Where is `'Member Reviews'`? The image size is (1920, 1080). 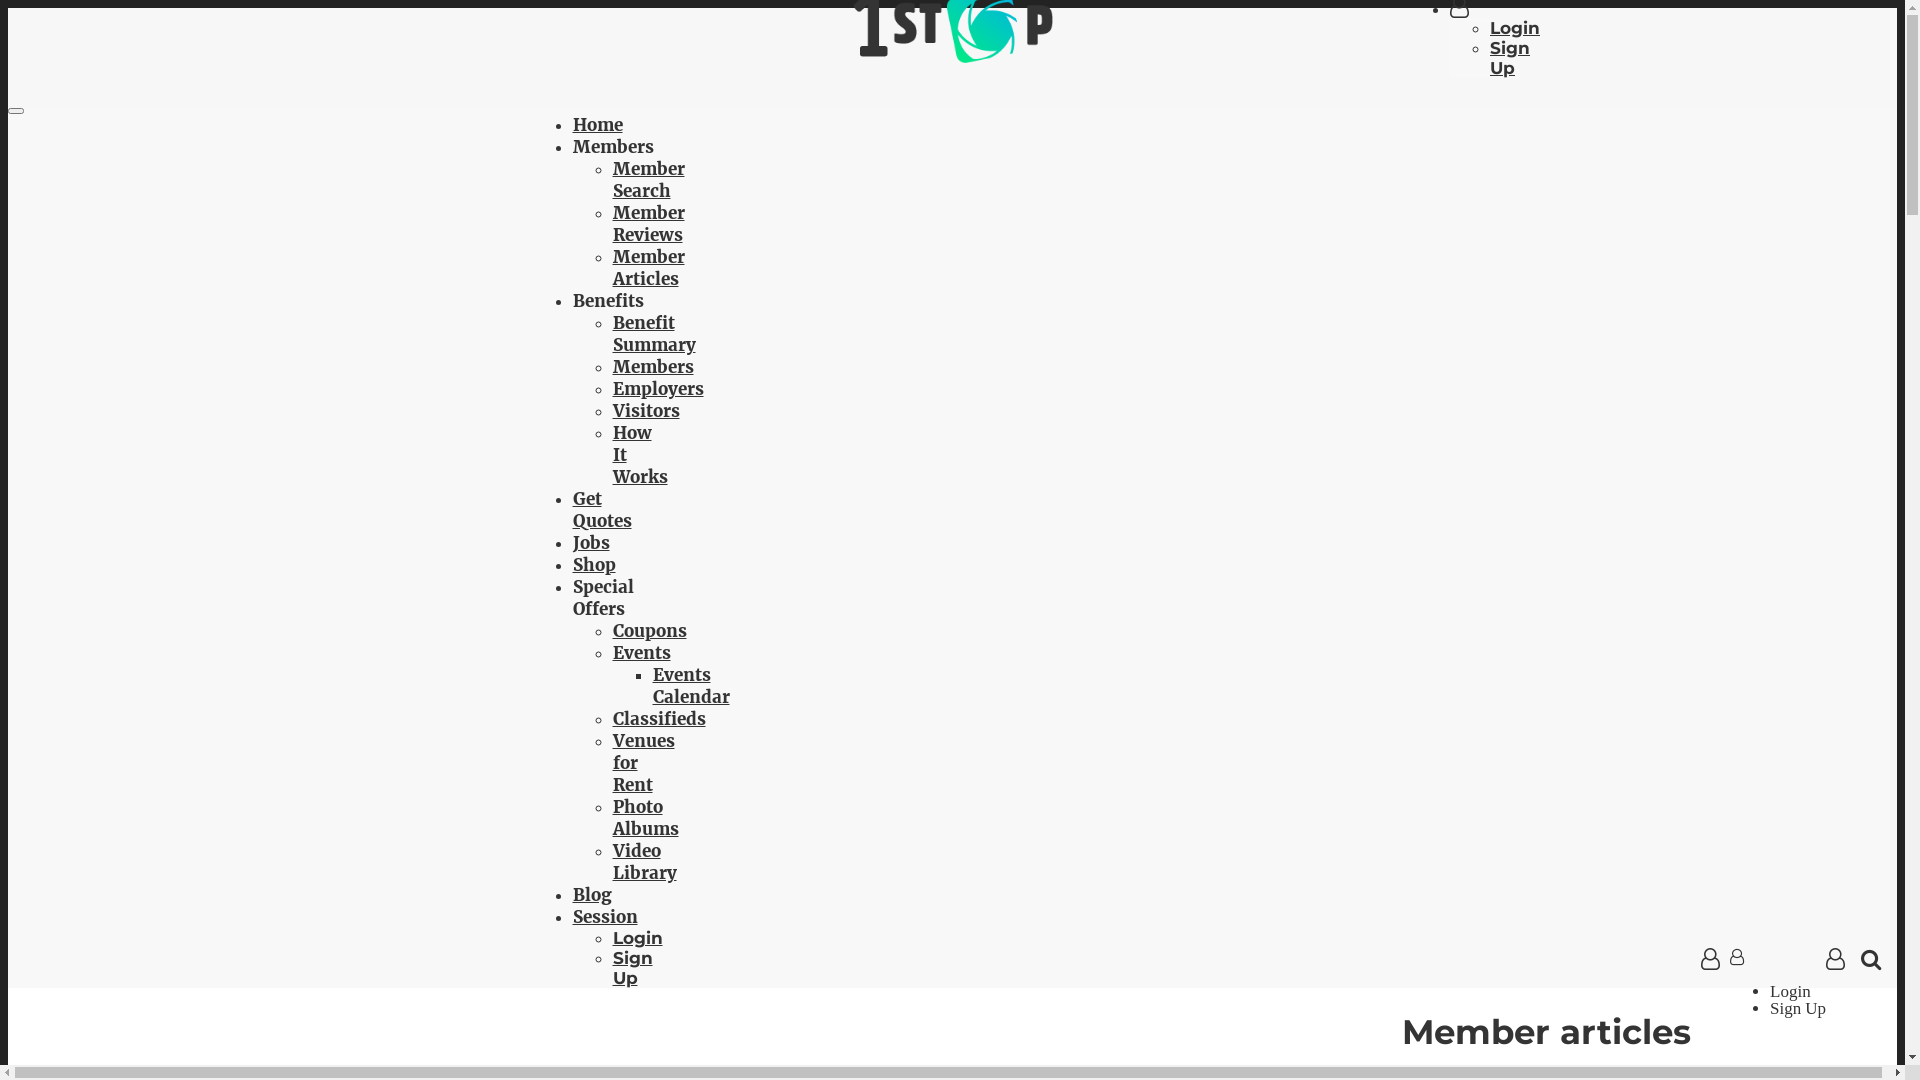 'Member Reviews' is located at coordinates (648, 223).